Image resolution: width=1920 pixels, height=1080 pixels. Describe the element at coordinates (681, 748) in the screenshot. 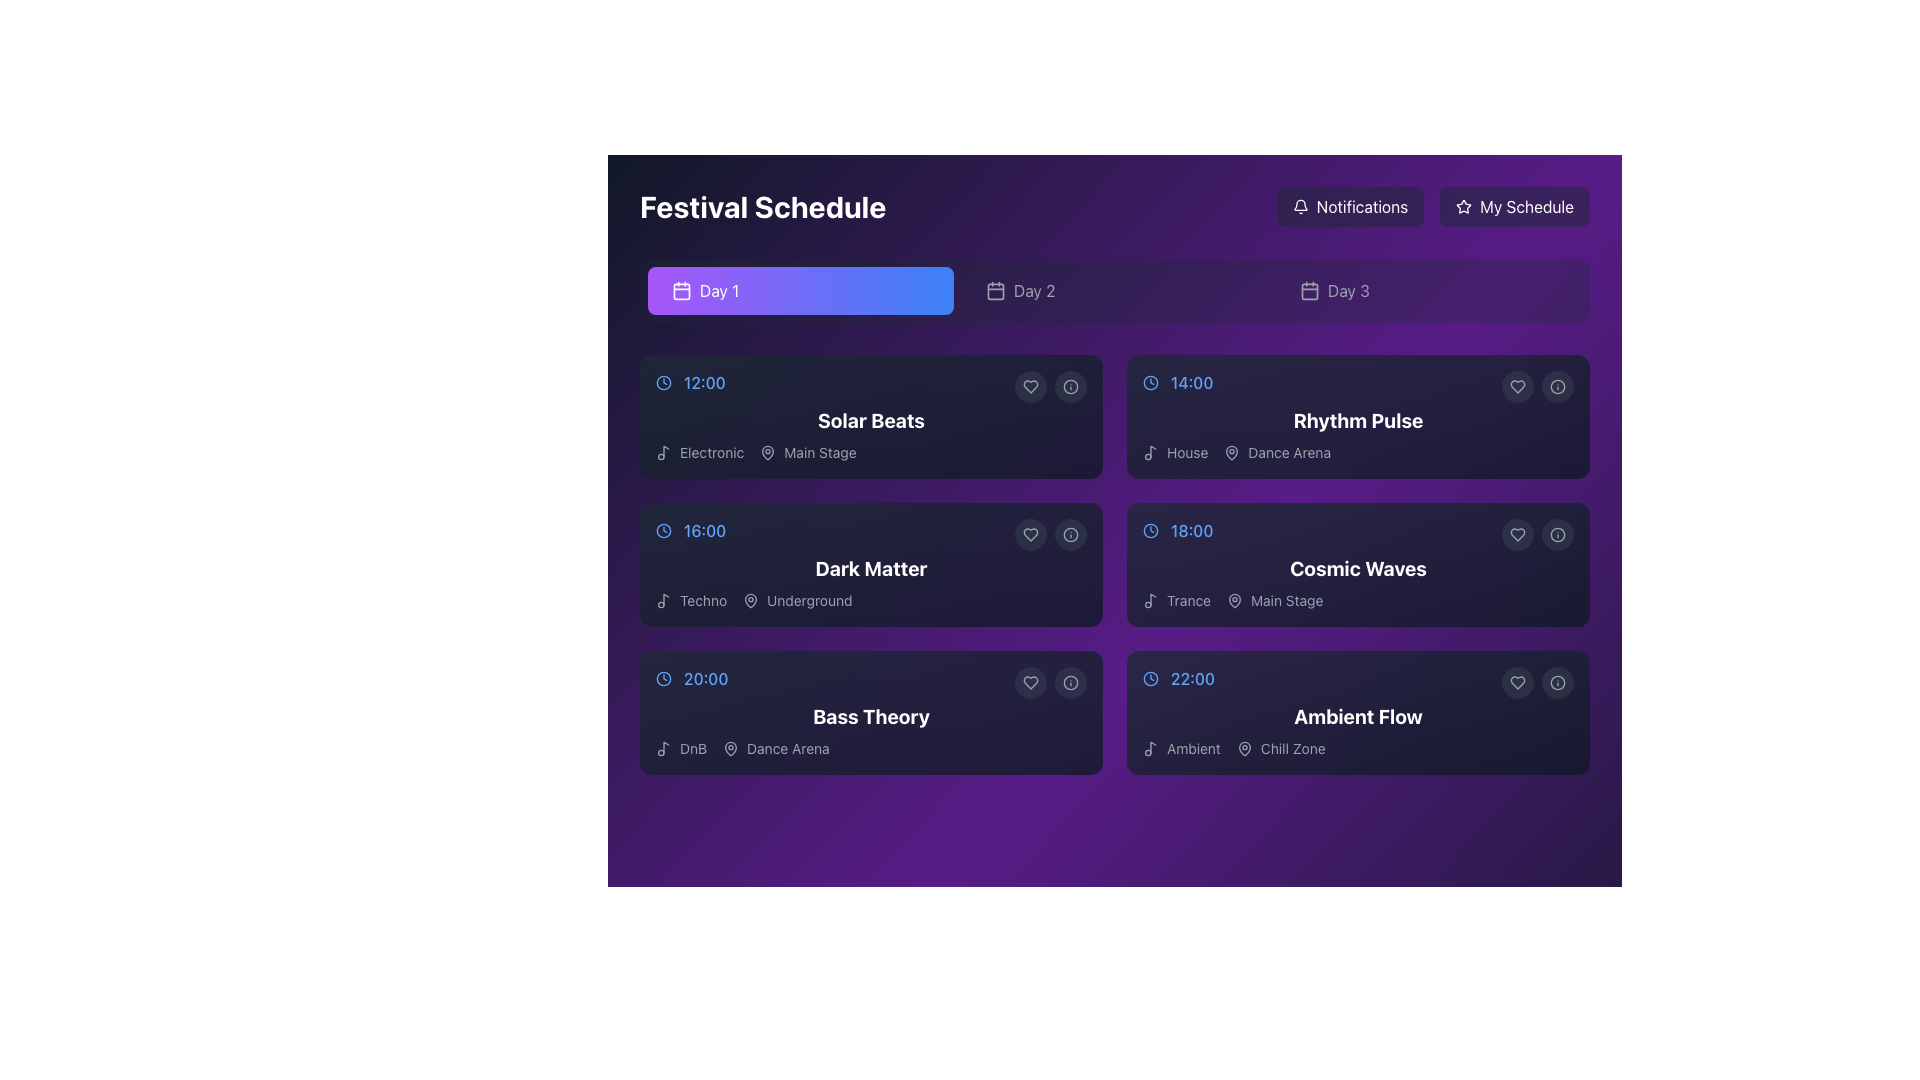

I see `contents of the text label displaying 'DnB', which is located at the bottom-left corner of the 'Bass Theory' schedule card, near the start time 20:00` at that location.